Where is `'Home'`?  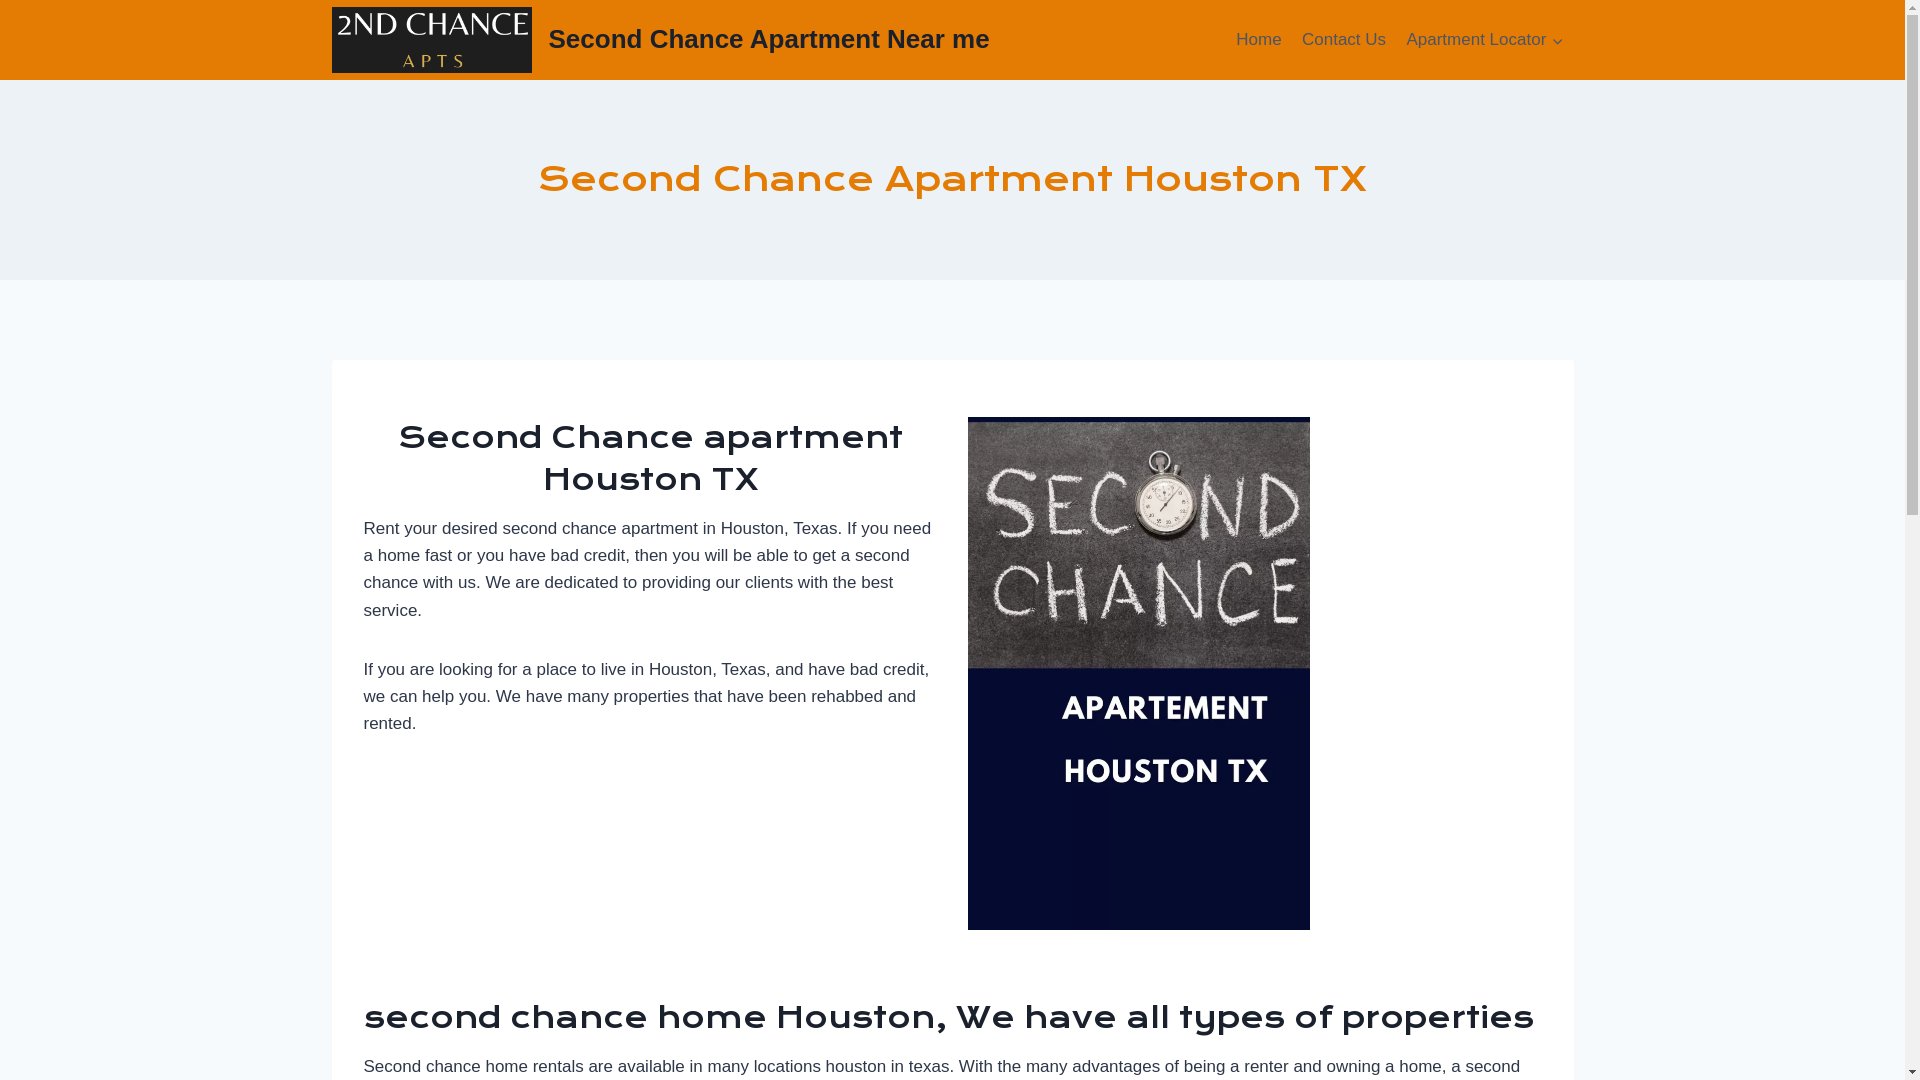 'Home' is located at coordinates (1257, 39).